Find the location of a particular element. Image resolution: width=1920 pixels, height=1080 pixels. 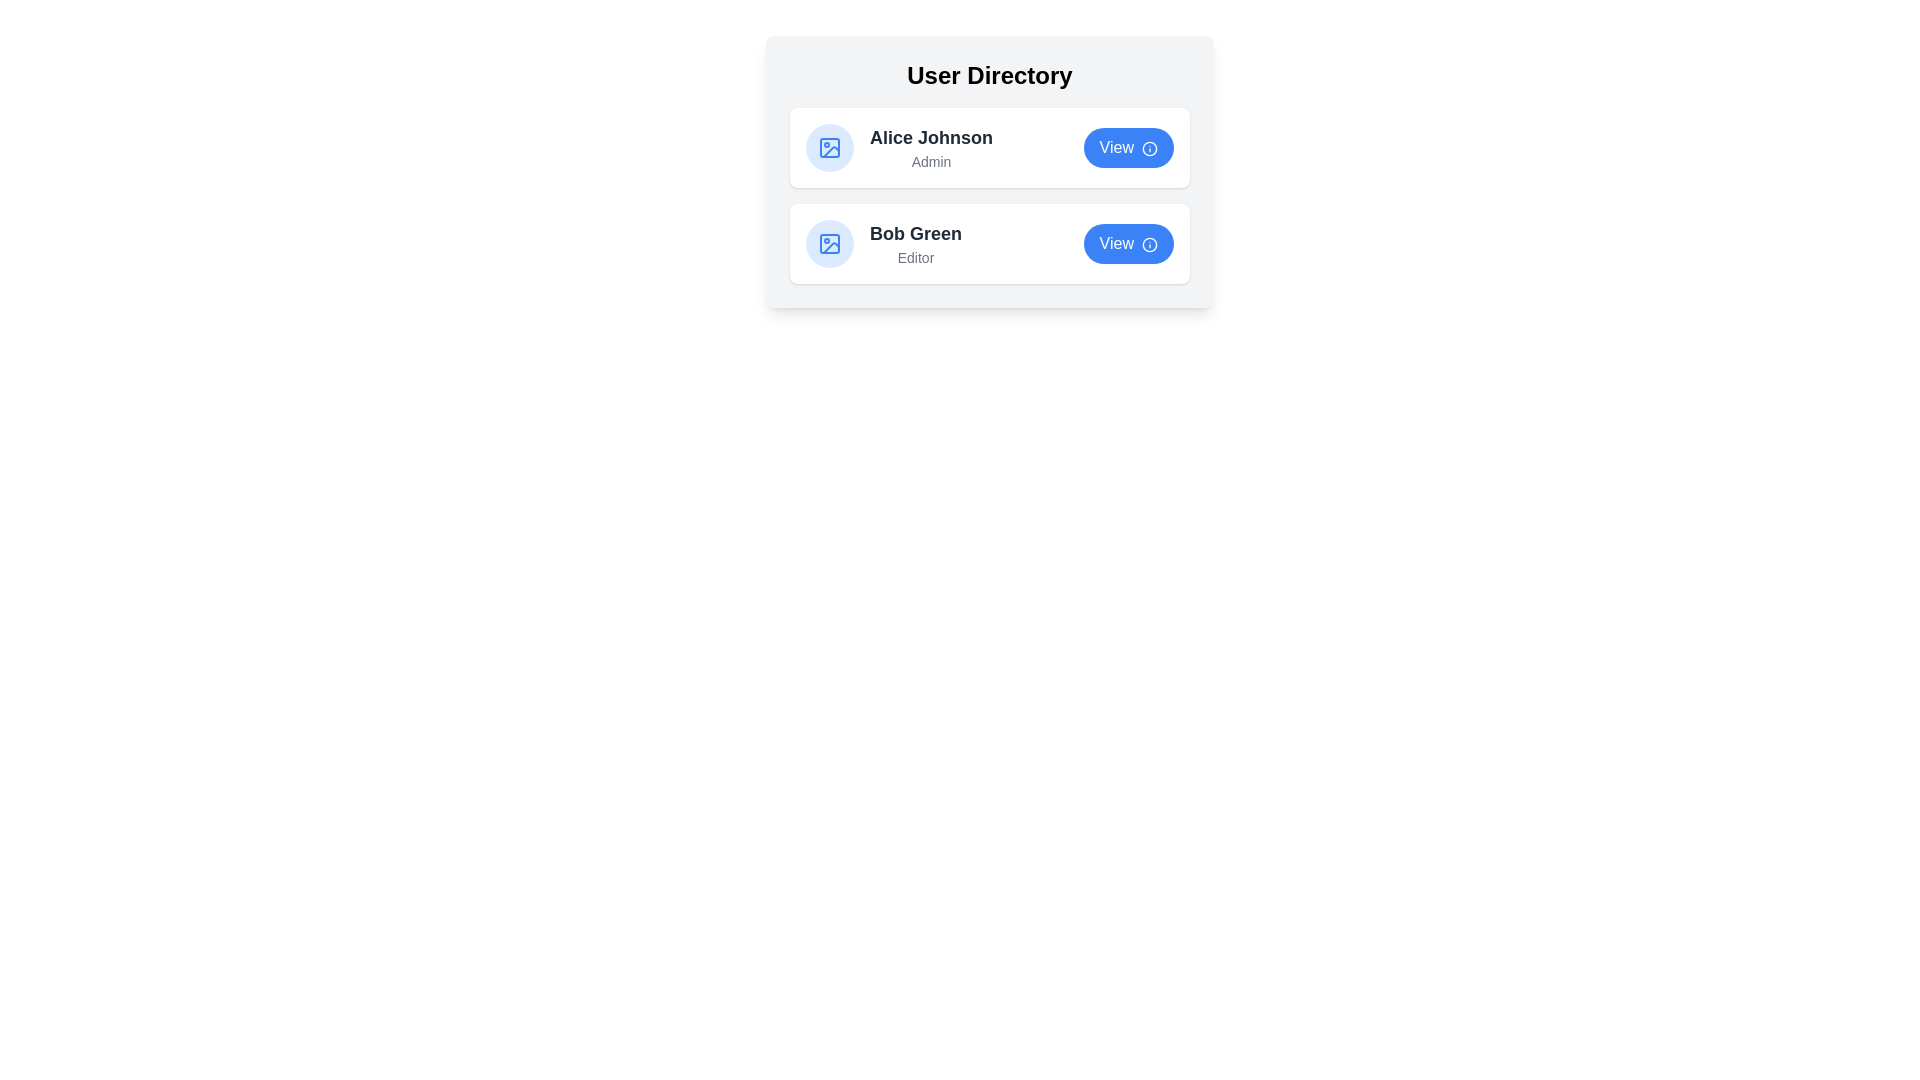

'View' button for a user identified by Bob Green is located at coordinates (1128, 242).